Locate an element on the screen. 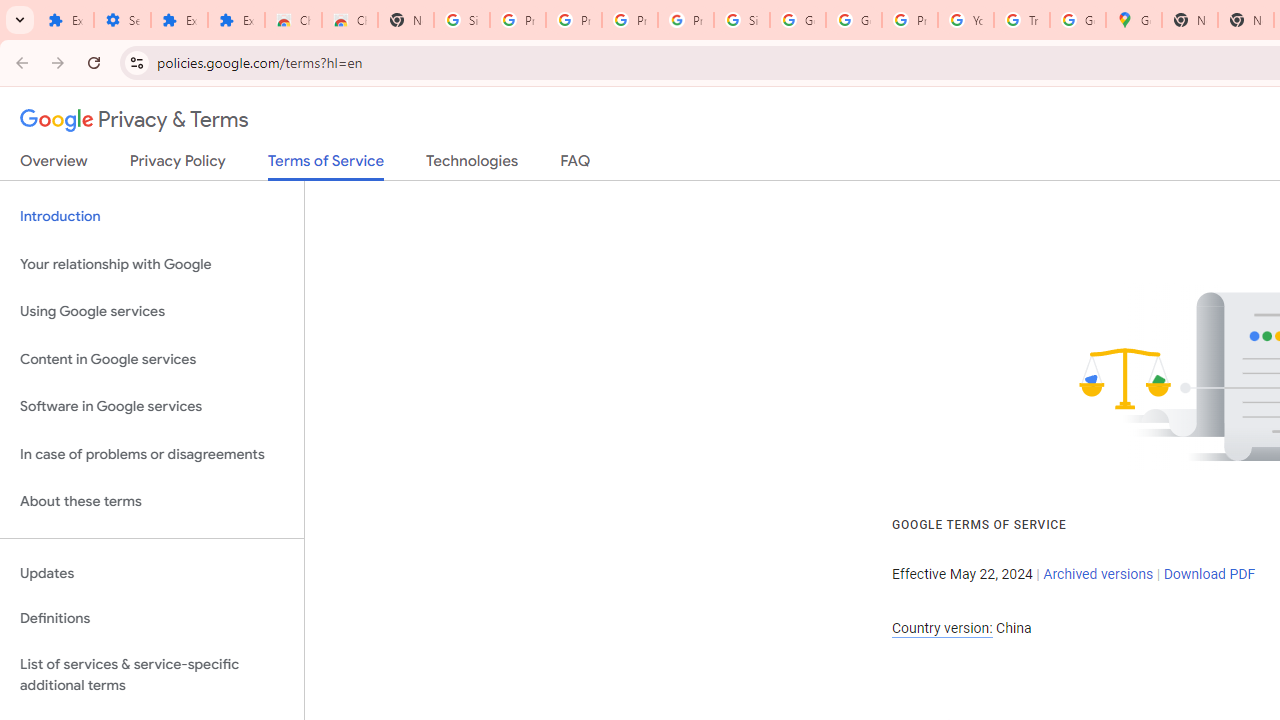 This screenshot has height=720, width=1280. 'Your relationship with Google' is located at coordinates (151, 263).